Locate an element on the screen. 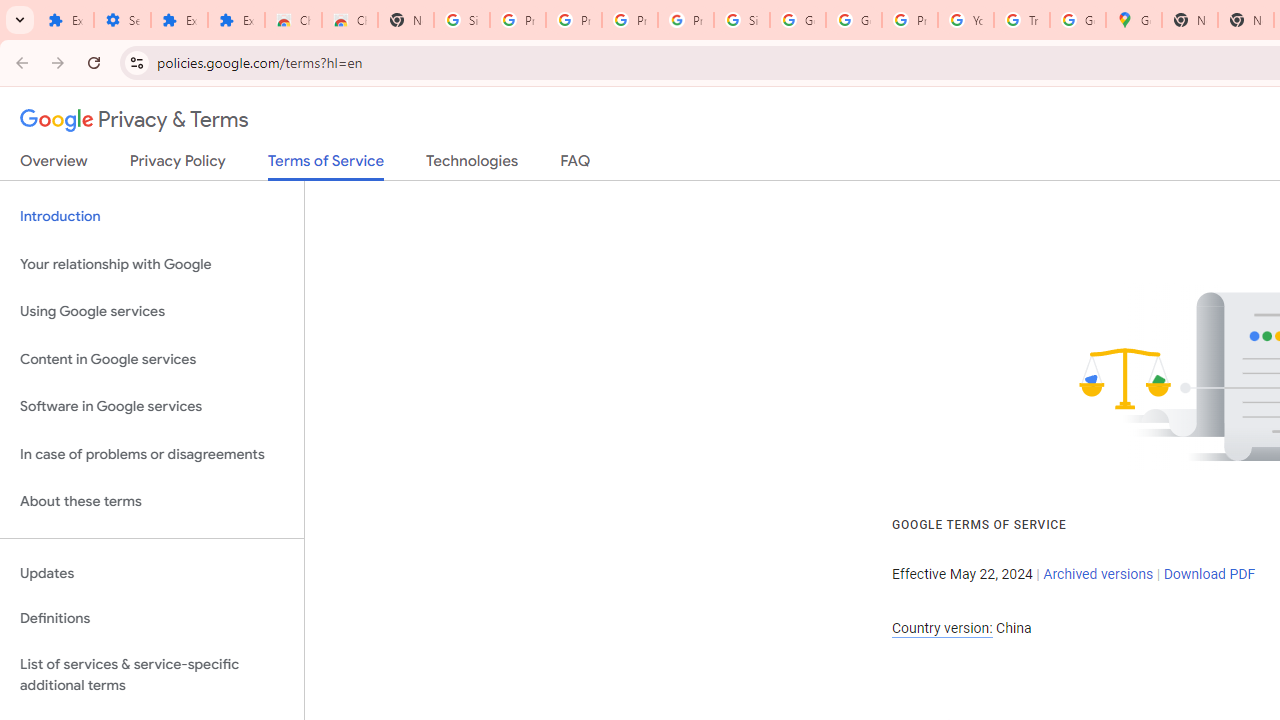 This screenshot has height=720, width=1280. 'Your relationship with Google' is located at coordinates (151, 263).